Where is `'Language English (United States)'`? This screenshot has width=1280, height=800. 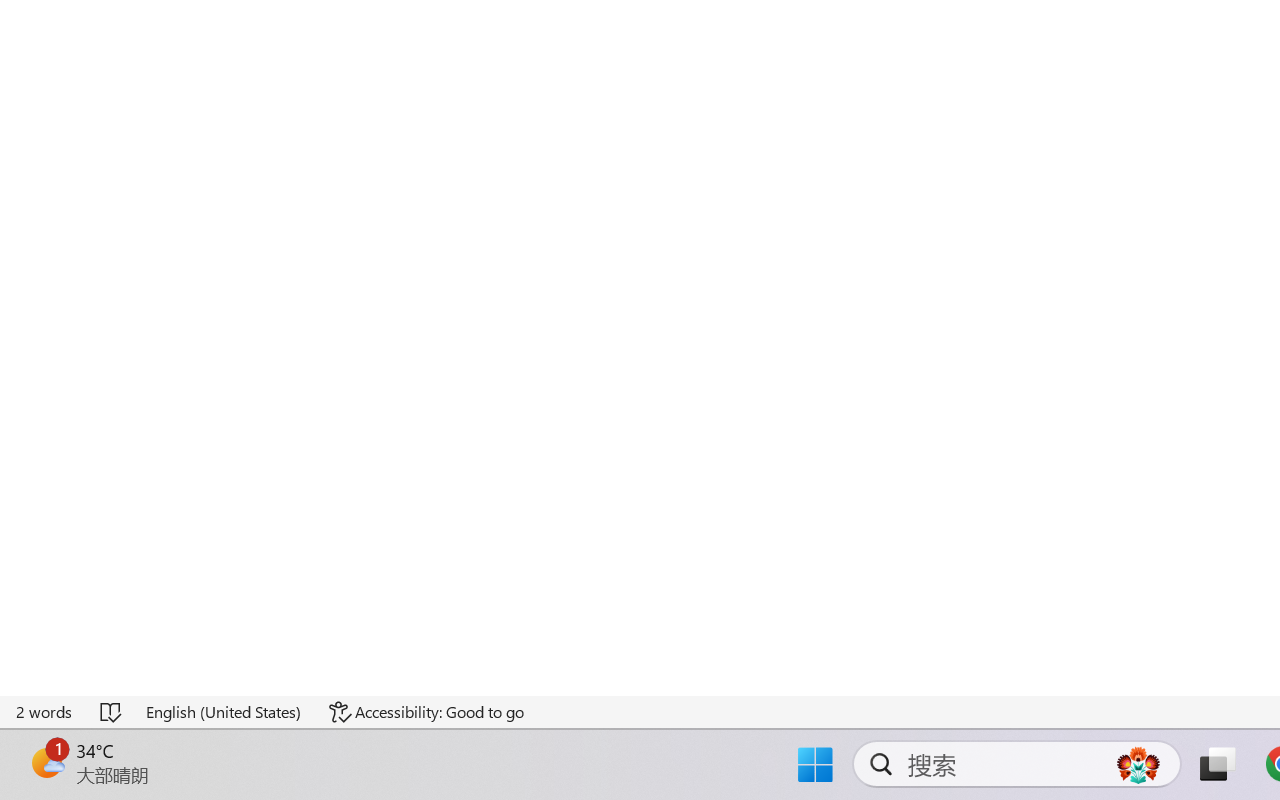
'Language English (United States)' is located at coordinates (224, 711).